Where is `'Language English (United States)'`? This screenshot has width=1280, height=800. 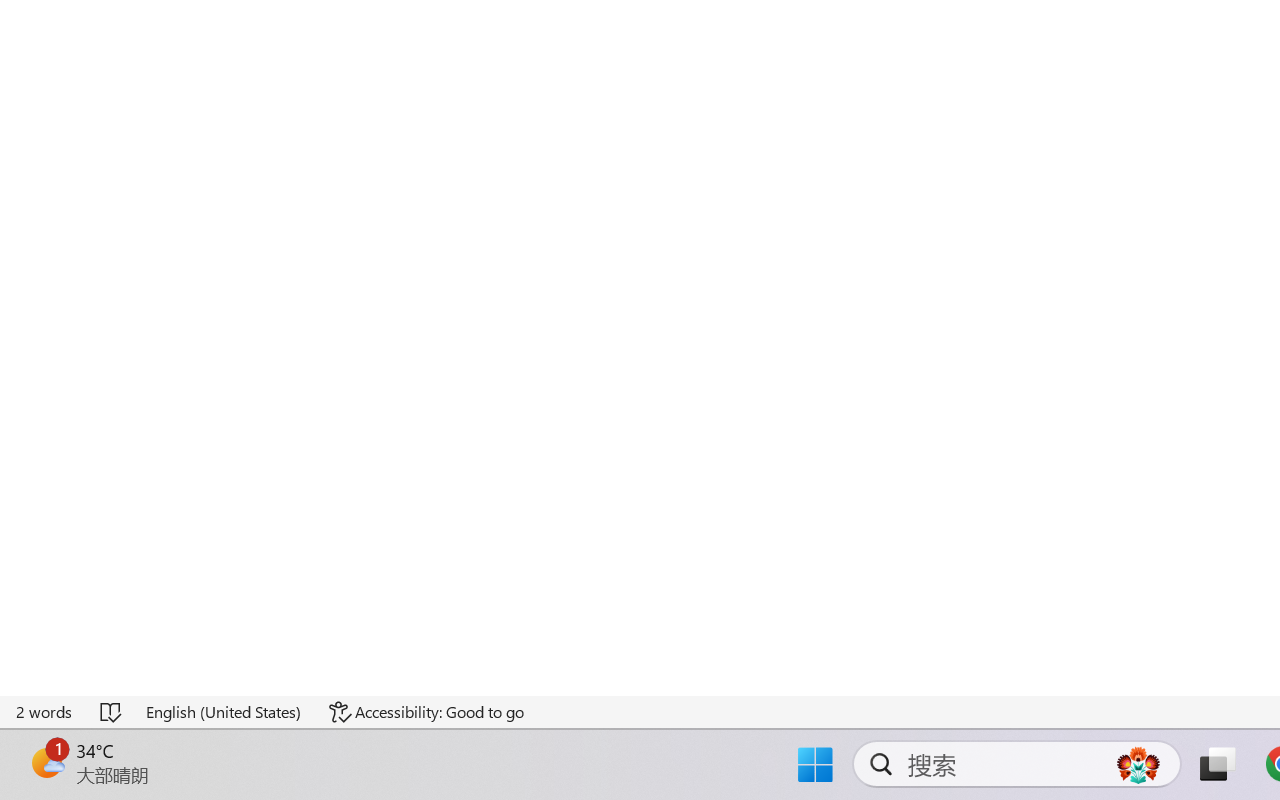
'Language English (United States)' is located at coordinates (224, 711).